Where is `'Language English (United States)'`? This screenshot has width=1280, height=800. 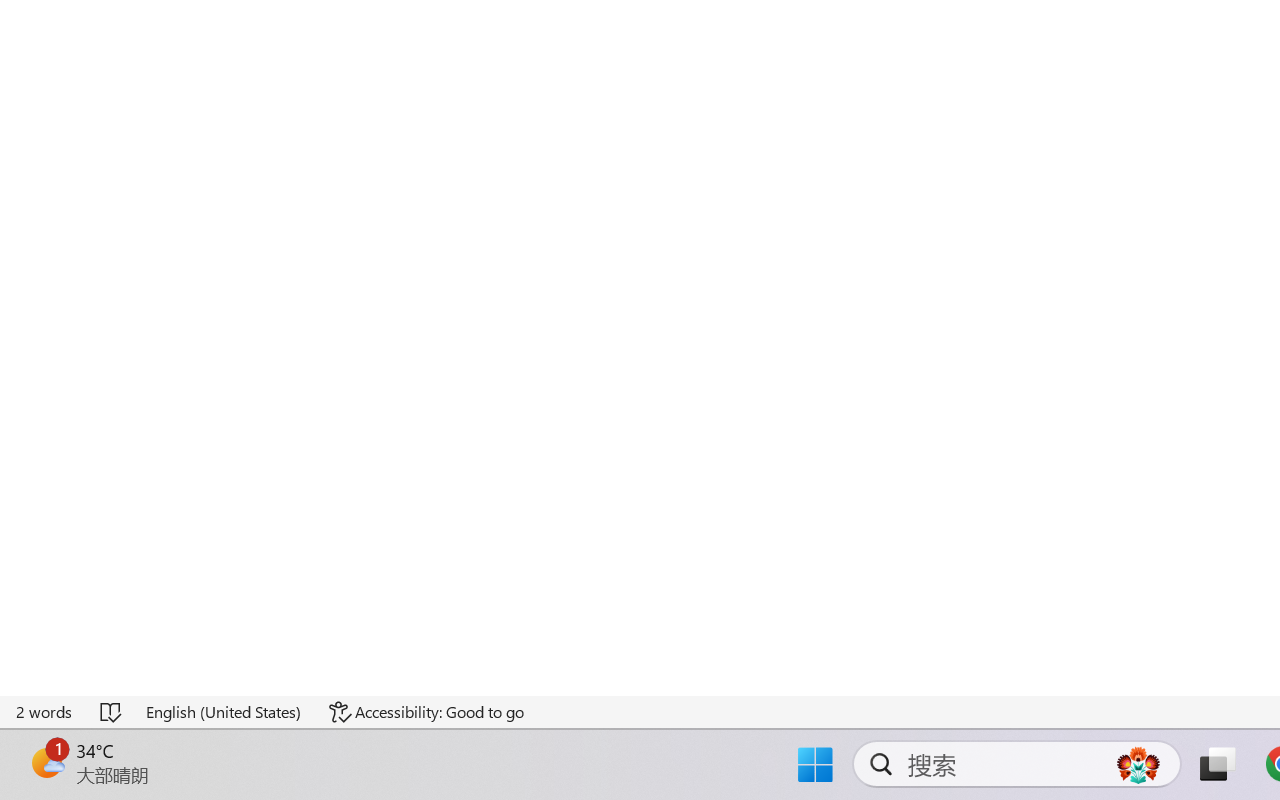
'Language English (United States)' is located at coordinates (224, 711).